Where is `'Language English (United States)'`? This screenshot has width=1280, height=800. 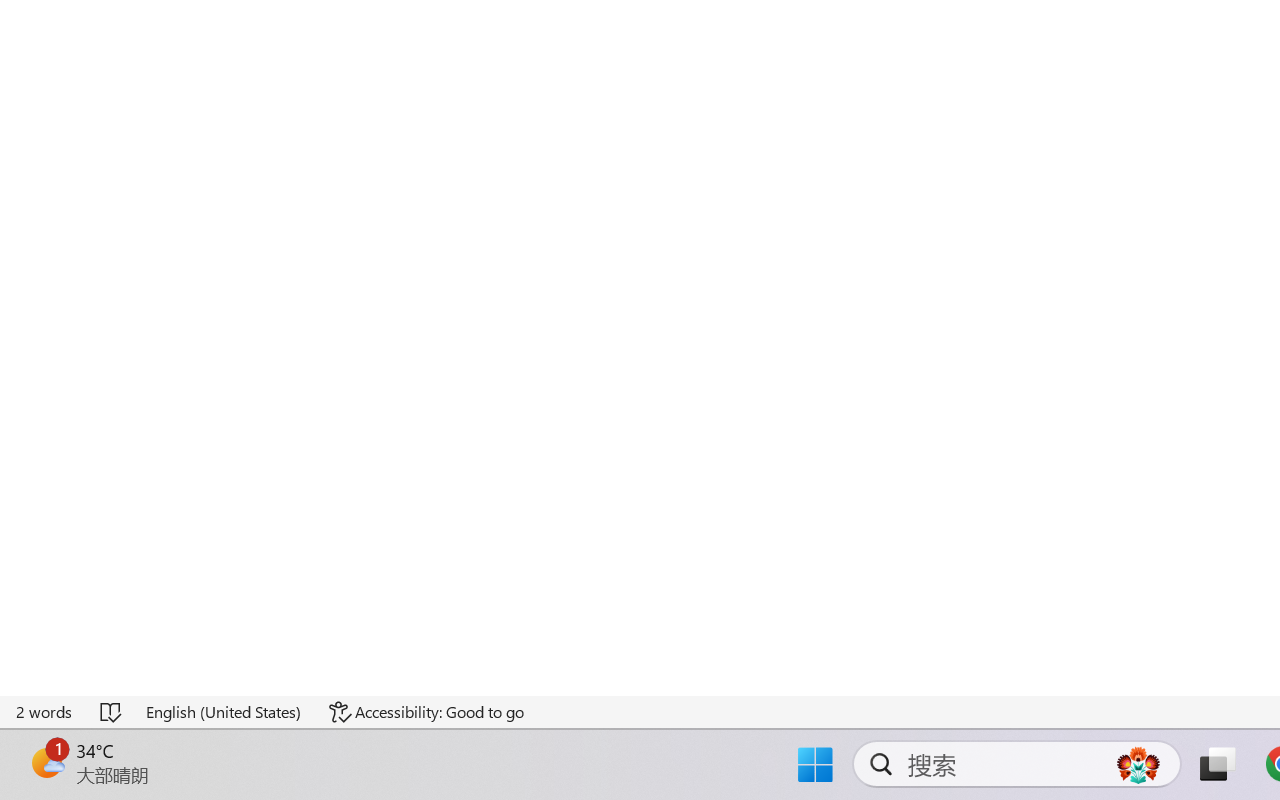
'Language English (United States)' is located at coordinates (224, 711).